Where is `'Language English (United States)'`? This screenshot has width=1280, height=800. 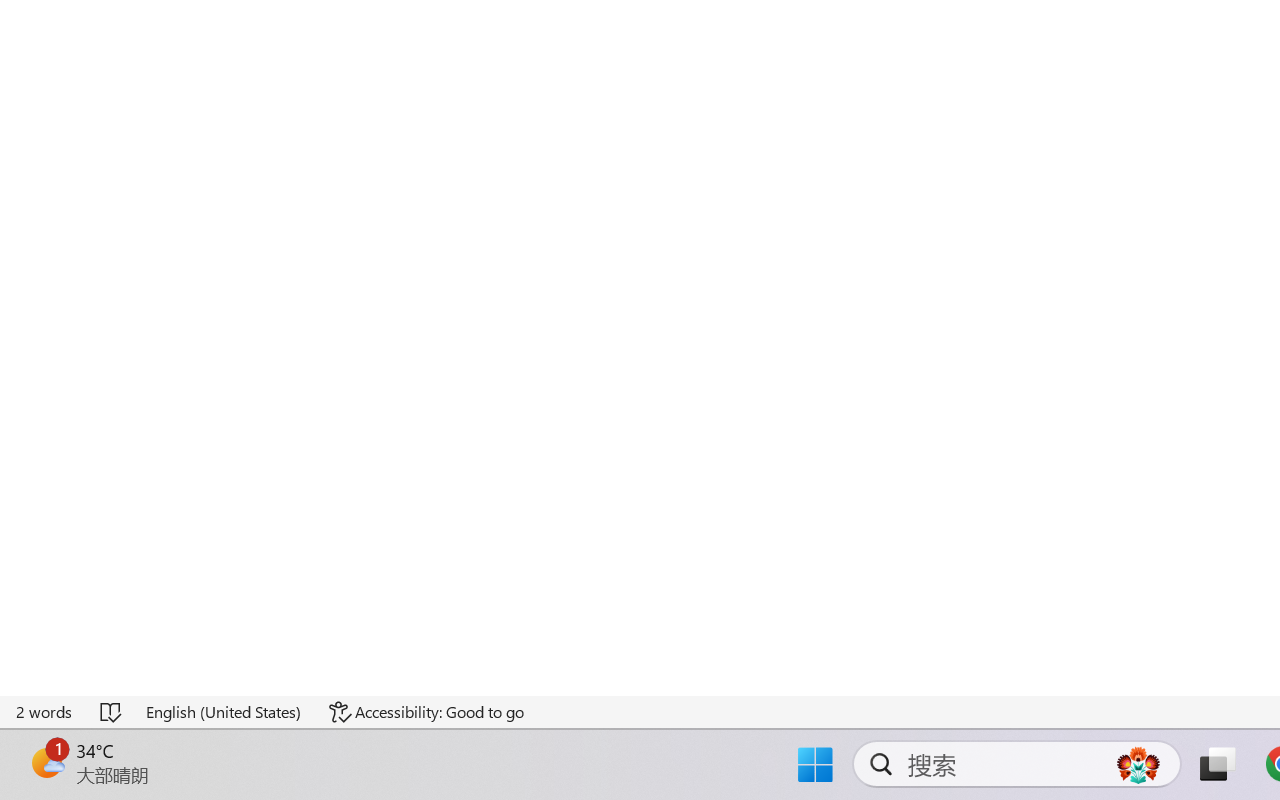
'Language English (United States)' is located at coordinates (224, 711).